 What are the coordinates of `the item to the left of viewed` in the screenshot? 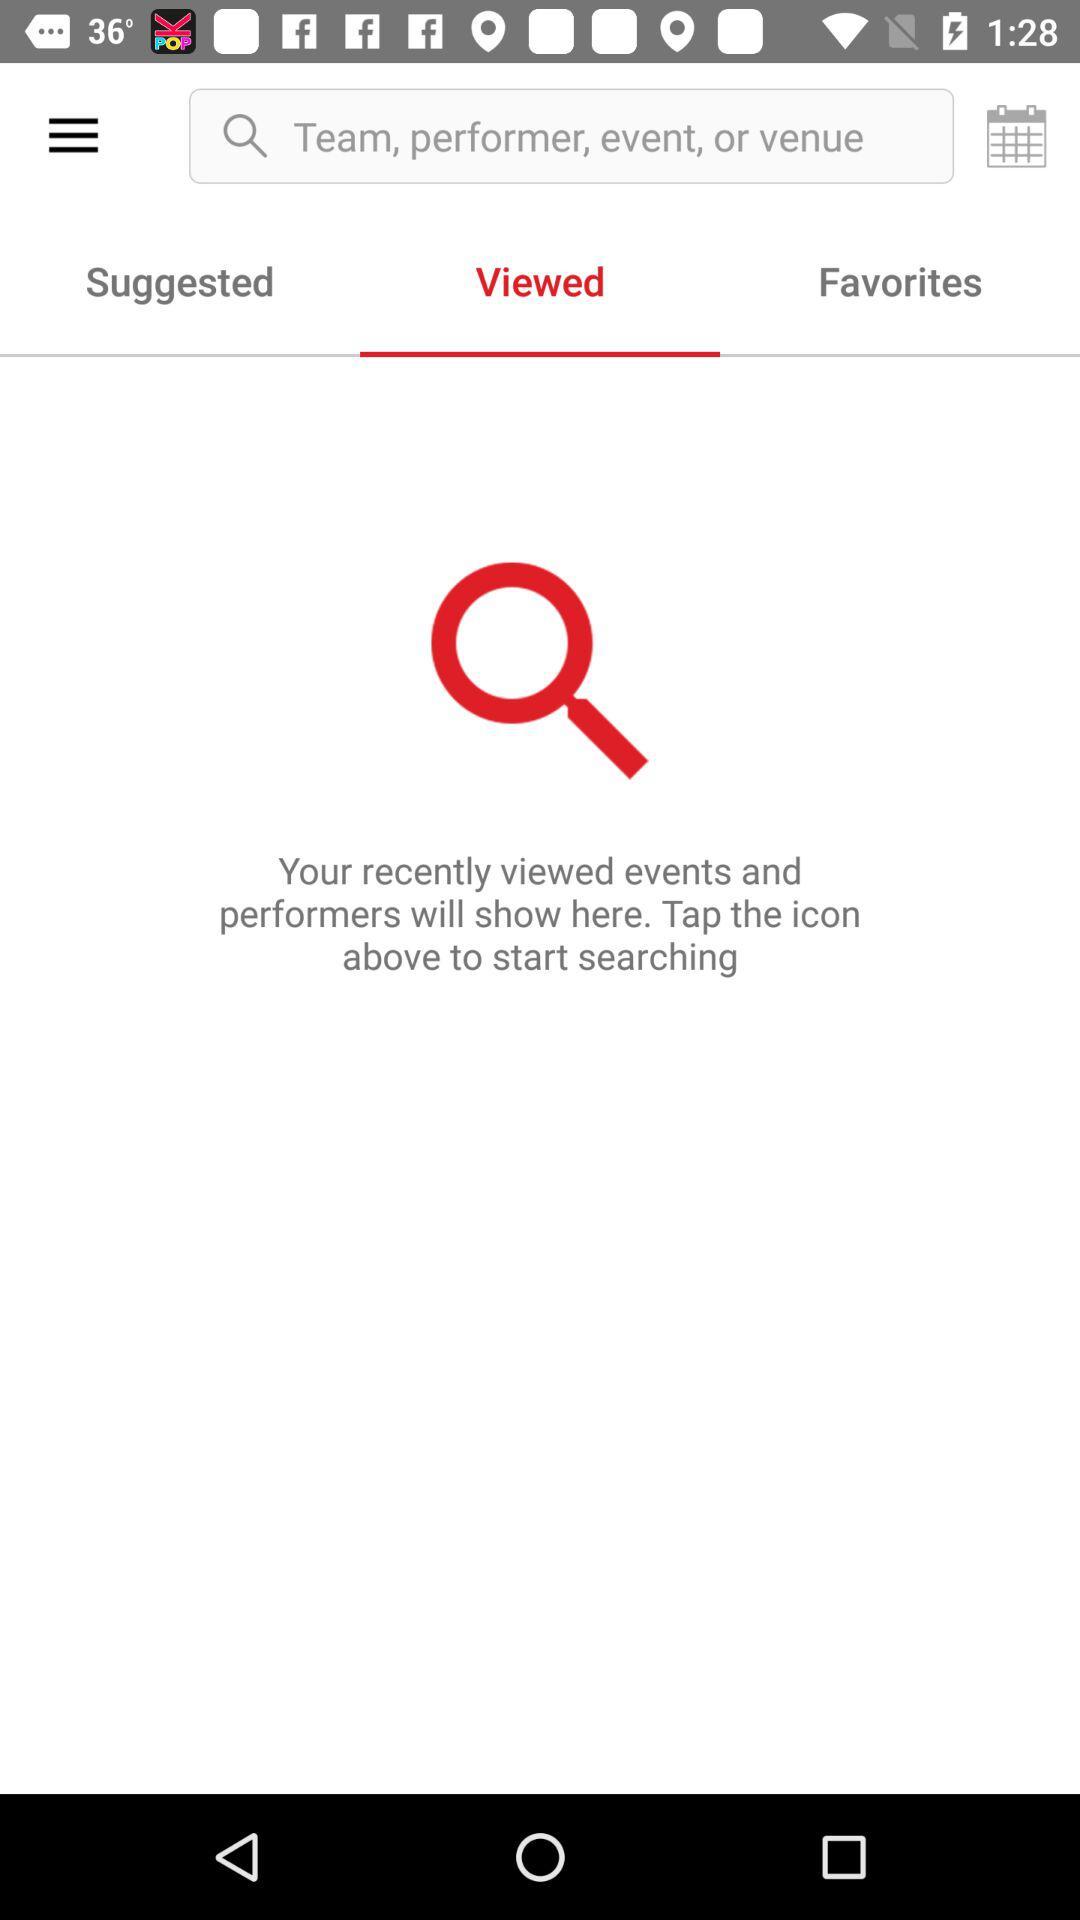 It's located at (180, 279).